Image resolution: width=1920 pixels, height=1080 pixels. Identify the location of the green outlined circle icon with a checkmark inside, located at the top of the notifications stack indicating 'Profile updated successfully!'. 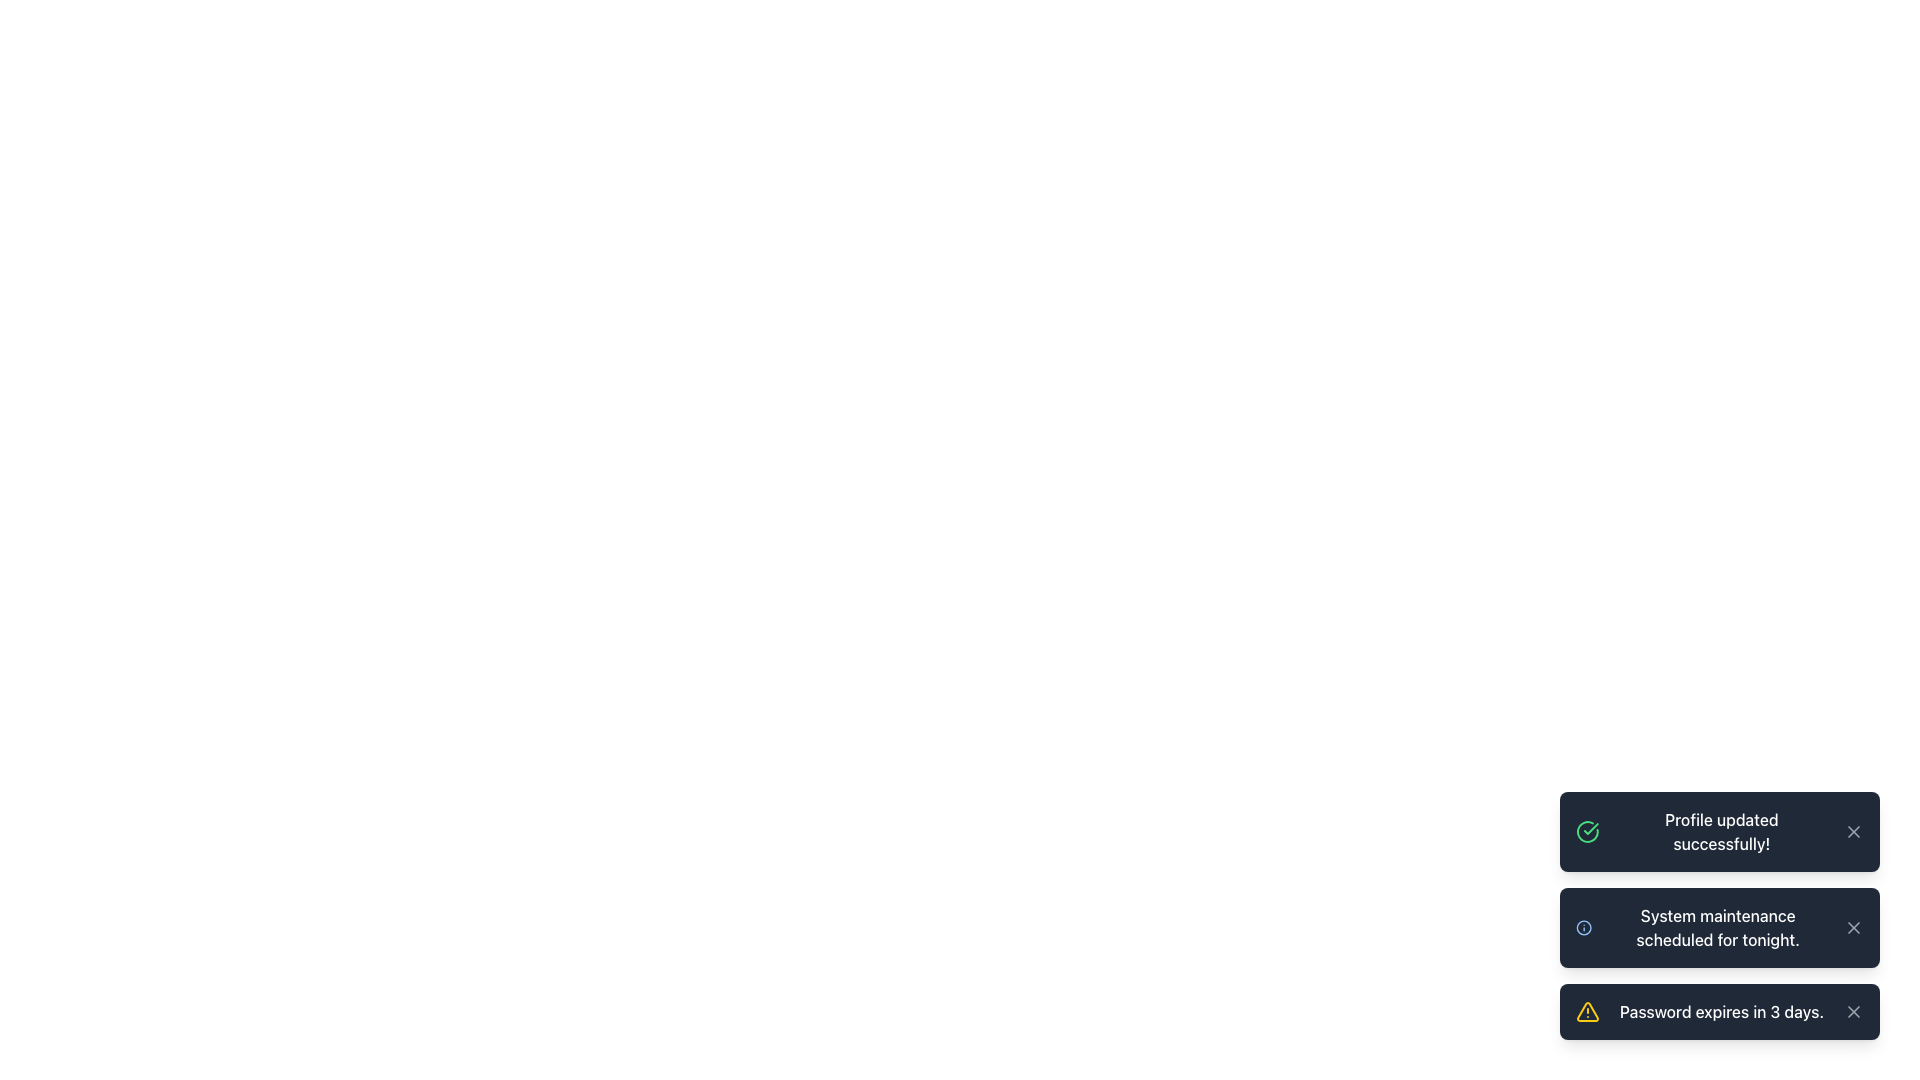
(1586, 832).